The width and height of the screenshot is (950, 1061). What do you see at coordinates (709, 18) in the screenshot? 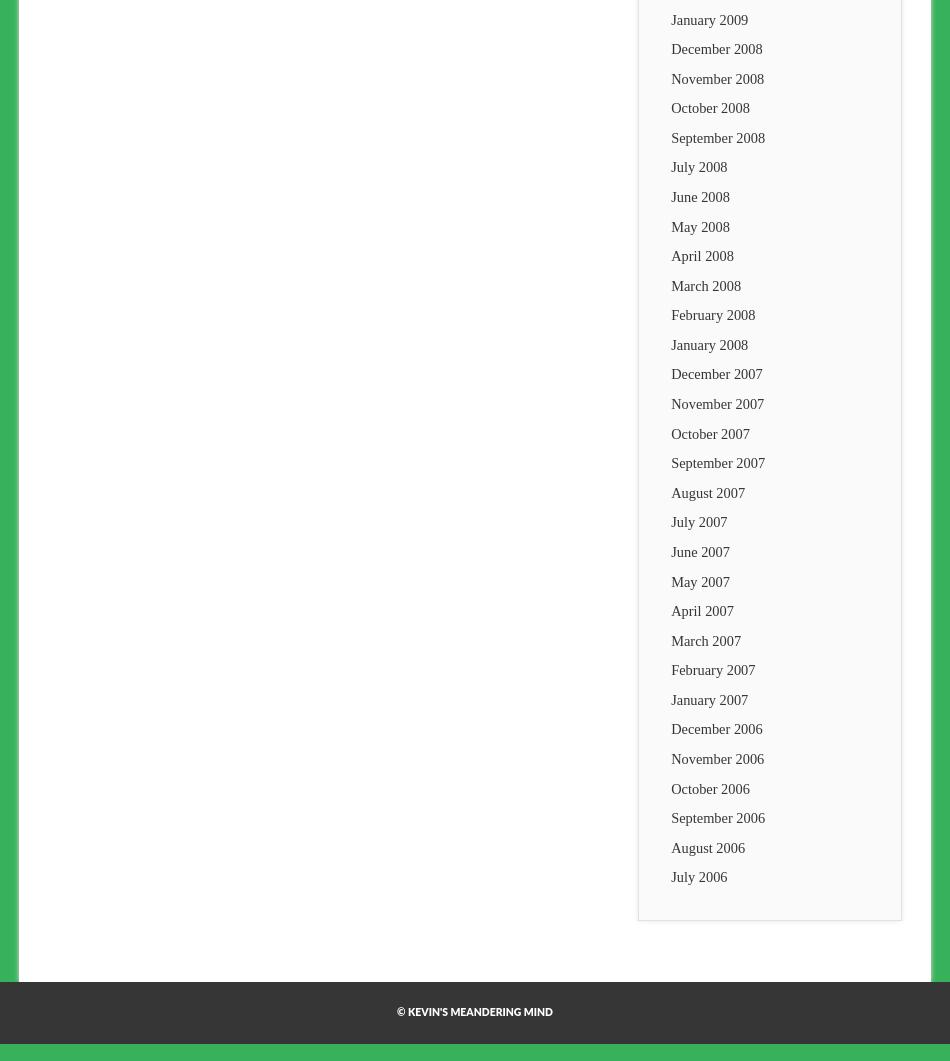
I see `'January 2009'` at bounding box center [709, 18].